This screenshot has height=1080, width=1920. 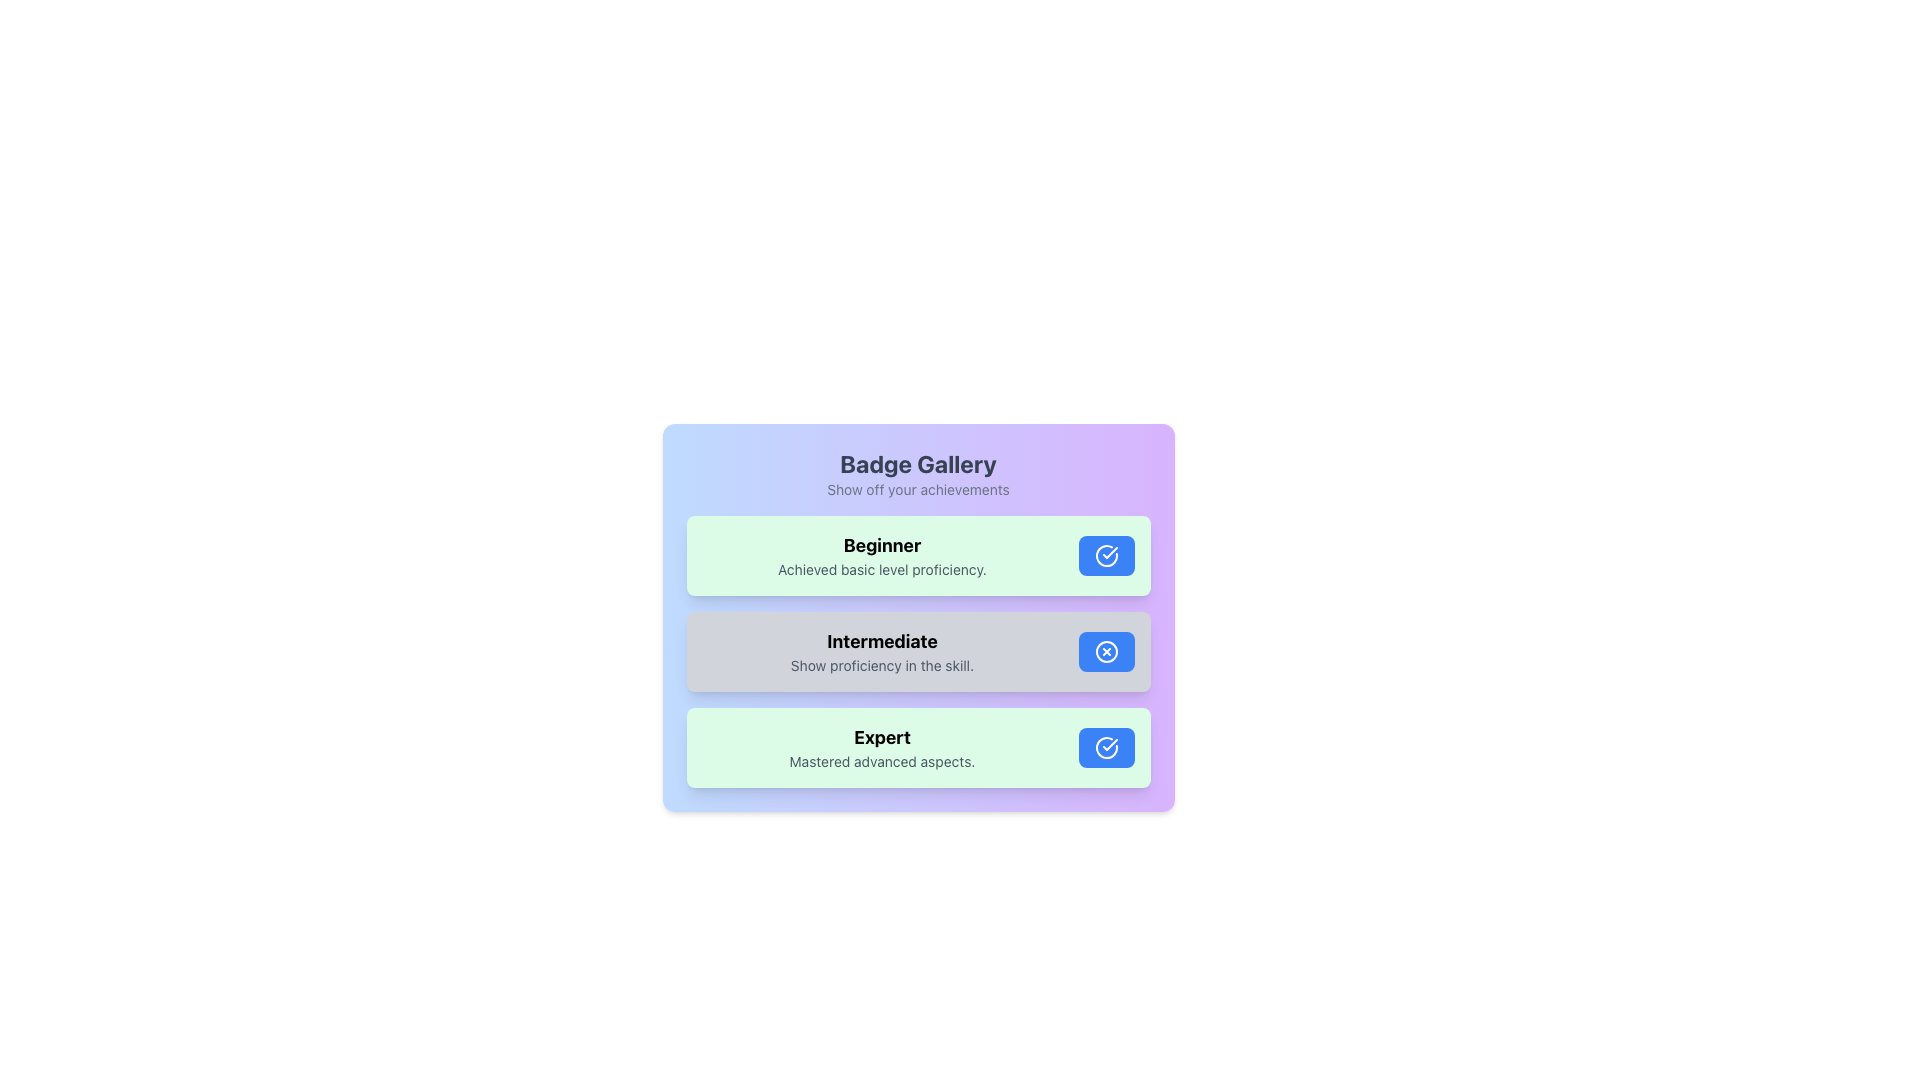 I want to click on the text element displaying 'Expert', which is the title in the third row of the achievement levels list, so click(x=881, y=737).